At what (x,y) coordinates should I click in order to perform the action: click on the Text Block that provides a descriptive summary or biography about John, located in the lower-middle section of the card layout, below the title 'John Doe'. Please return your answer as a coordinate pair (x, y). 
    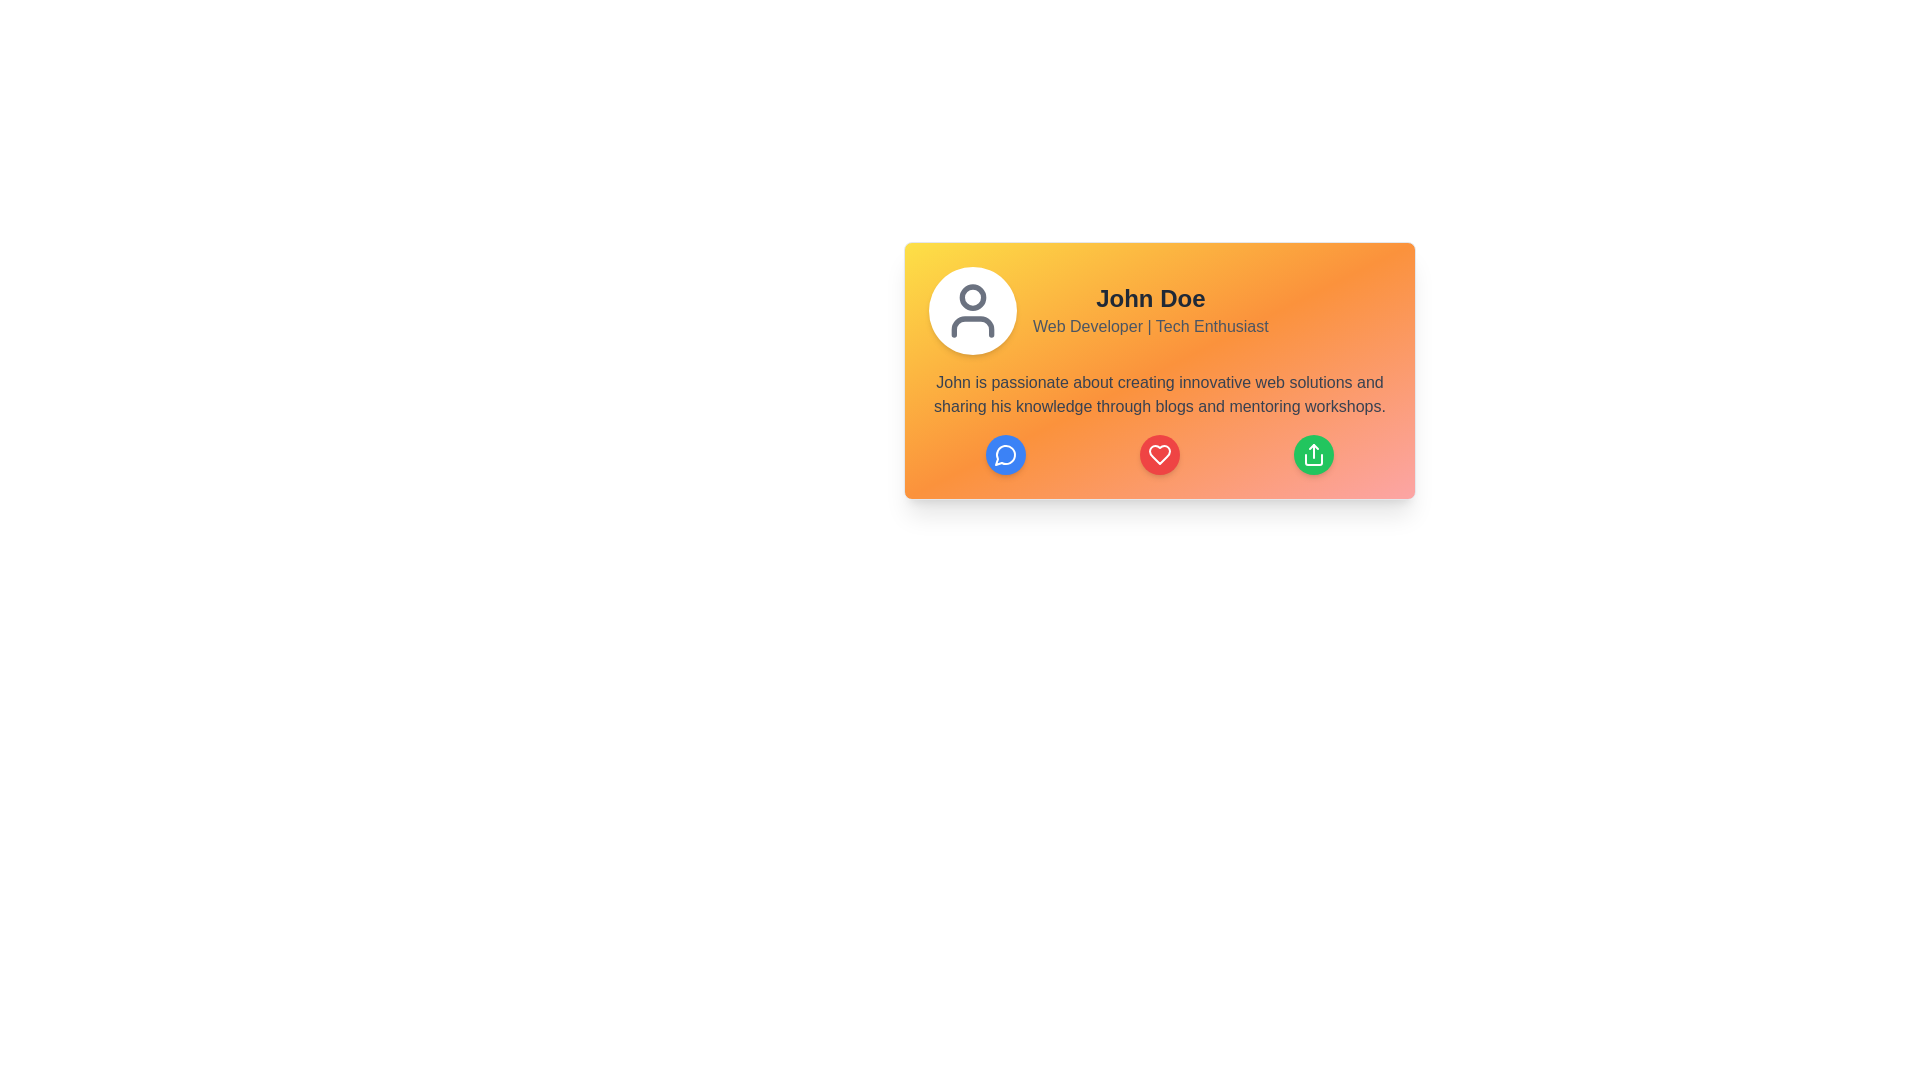
    Looking at the image, I should click on (1160, 394).